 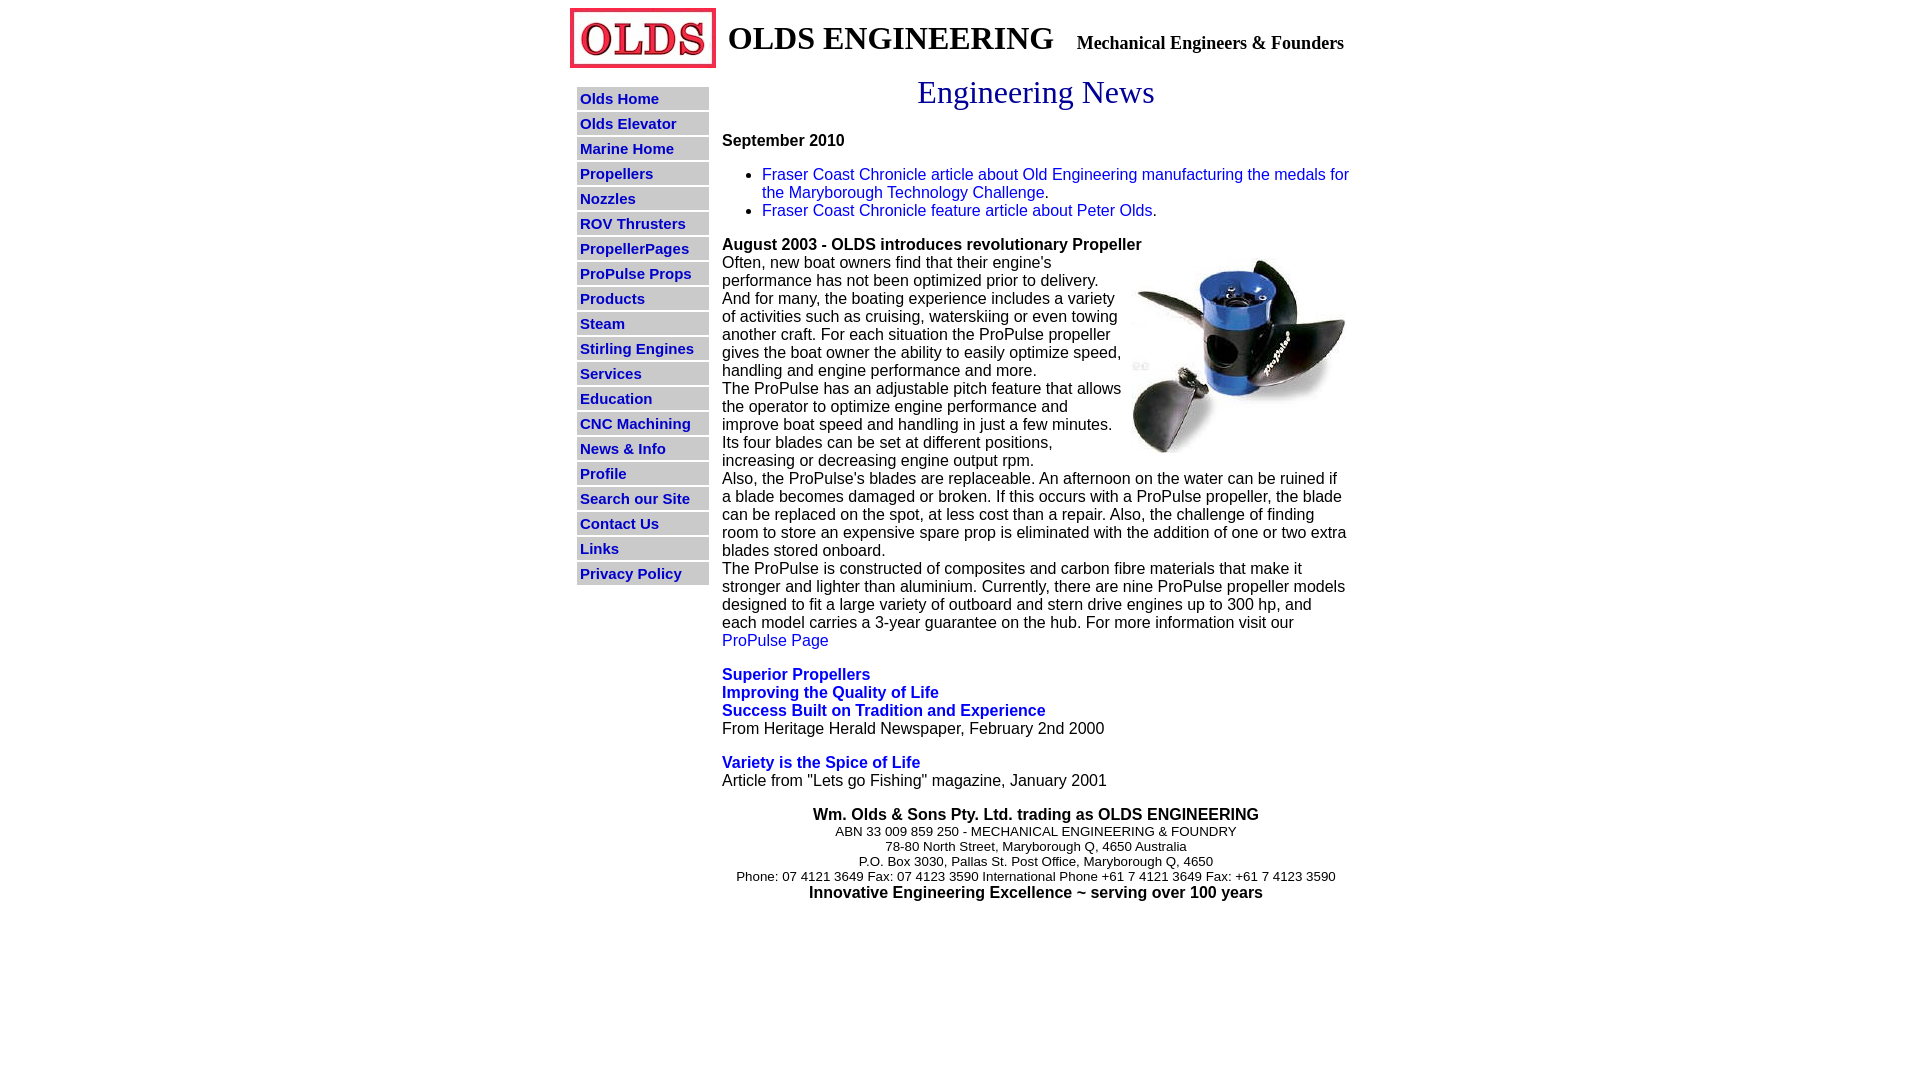 I want to click on 'Products', so click(x=643, y=298).